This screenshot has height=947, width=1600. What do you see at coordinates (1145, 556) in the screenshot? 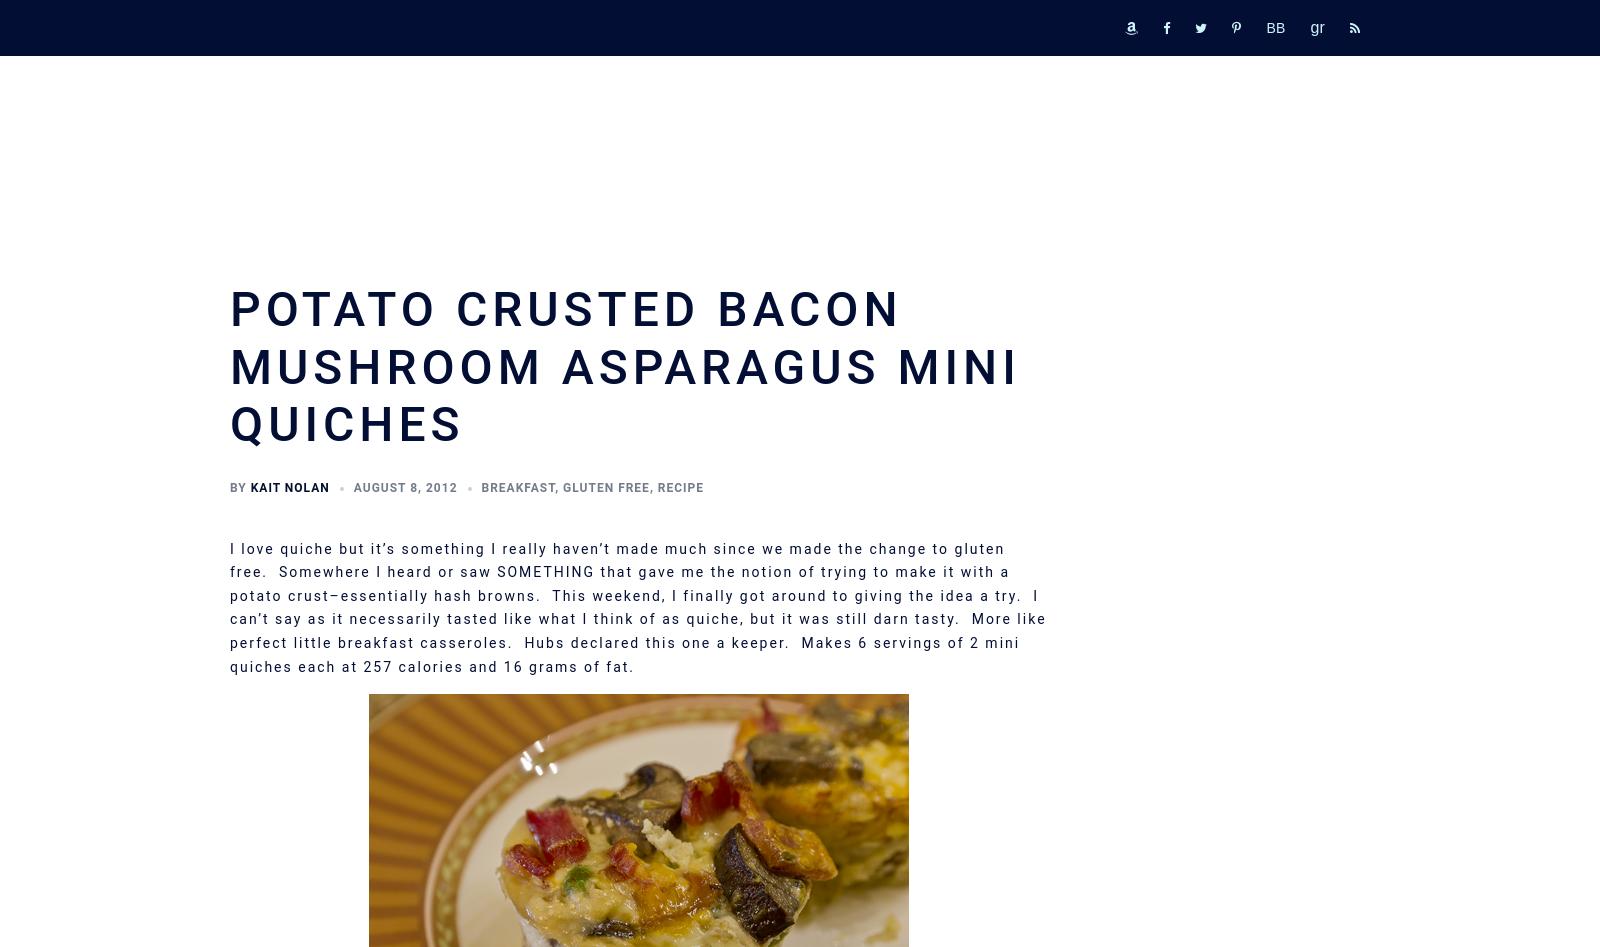
I see `'Bites (My Recipes)'` at bounding box center [1145, 556].